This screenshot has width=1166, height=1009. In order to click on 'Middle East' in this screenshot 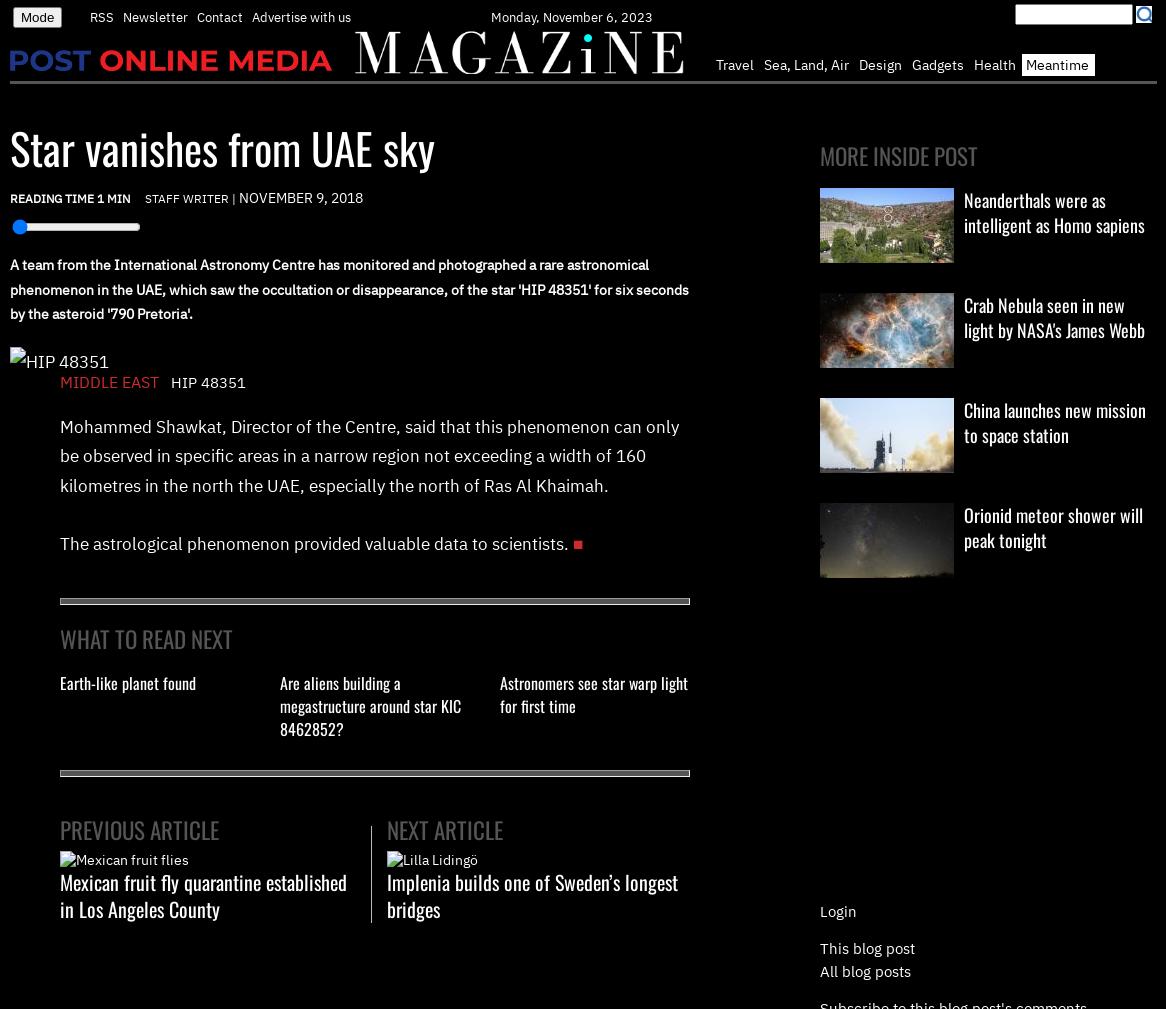, I will do `click(112, 379)`.